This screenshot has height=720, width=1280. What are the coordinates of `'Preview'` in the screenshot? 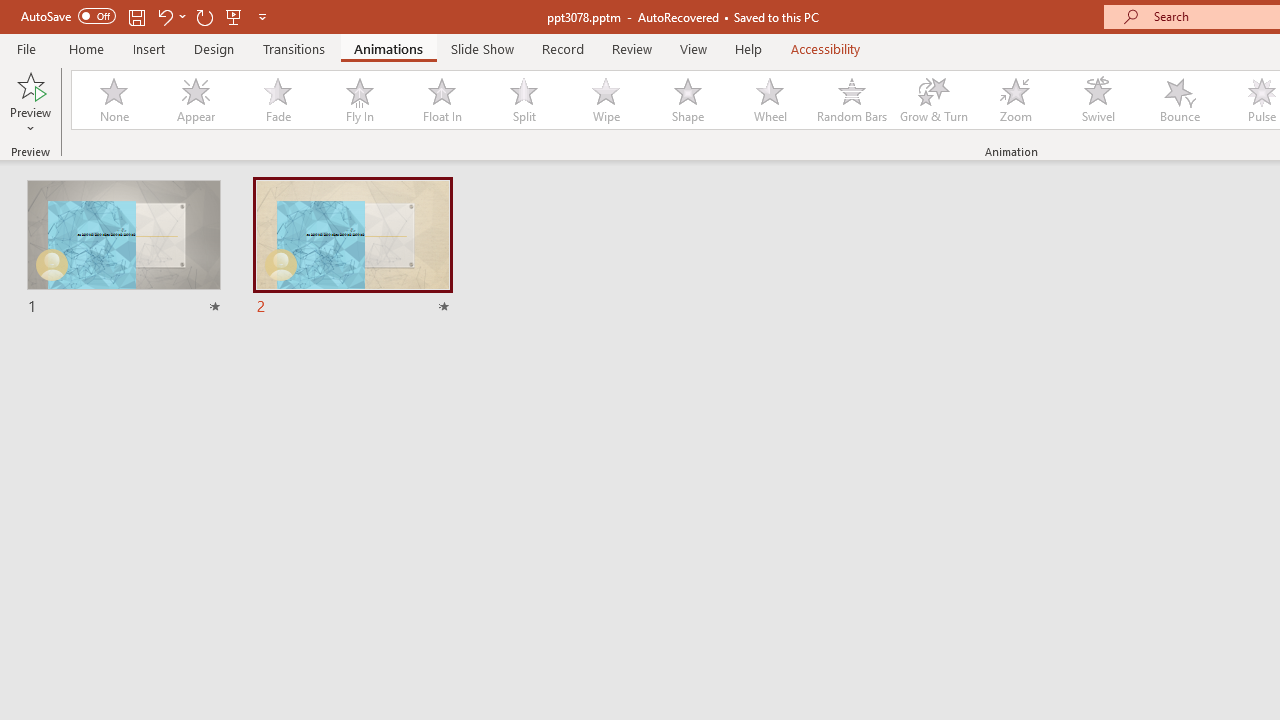 It's located at (30, 84).